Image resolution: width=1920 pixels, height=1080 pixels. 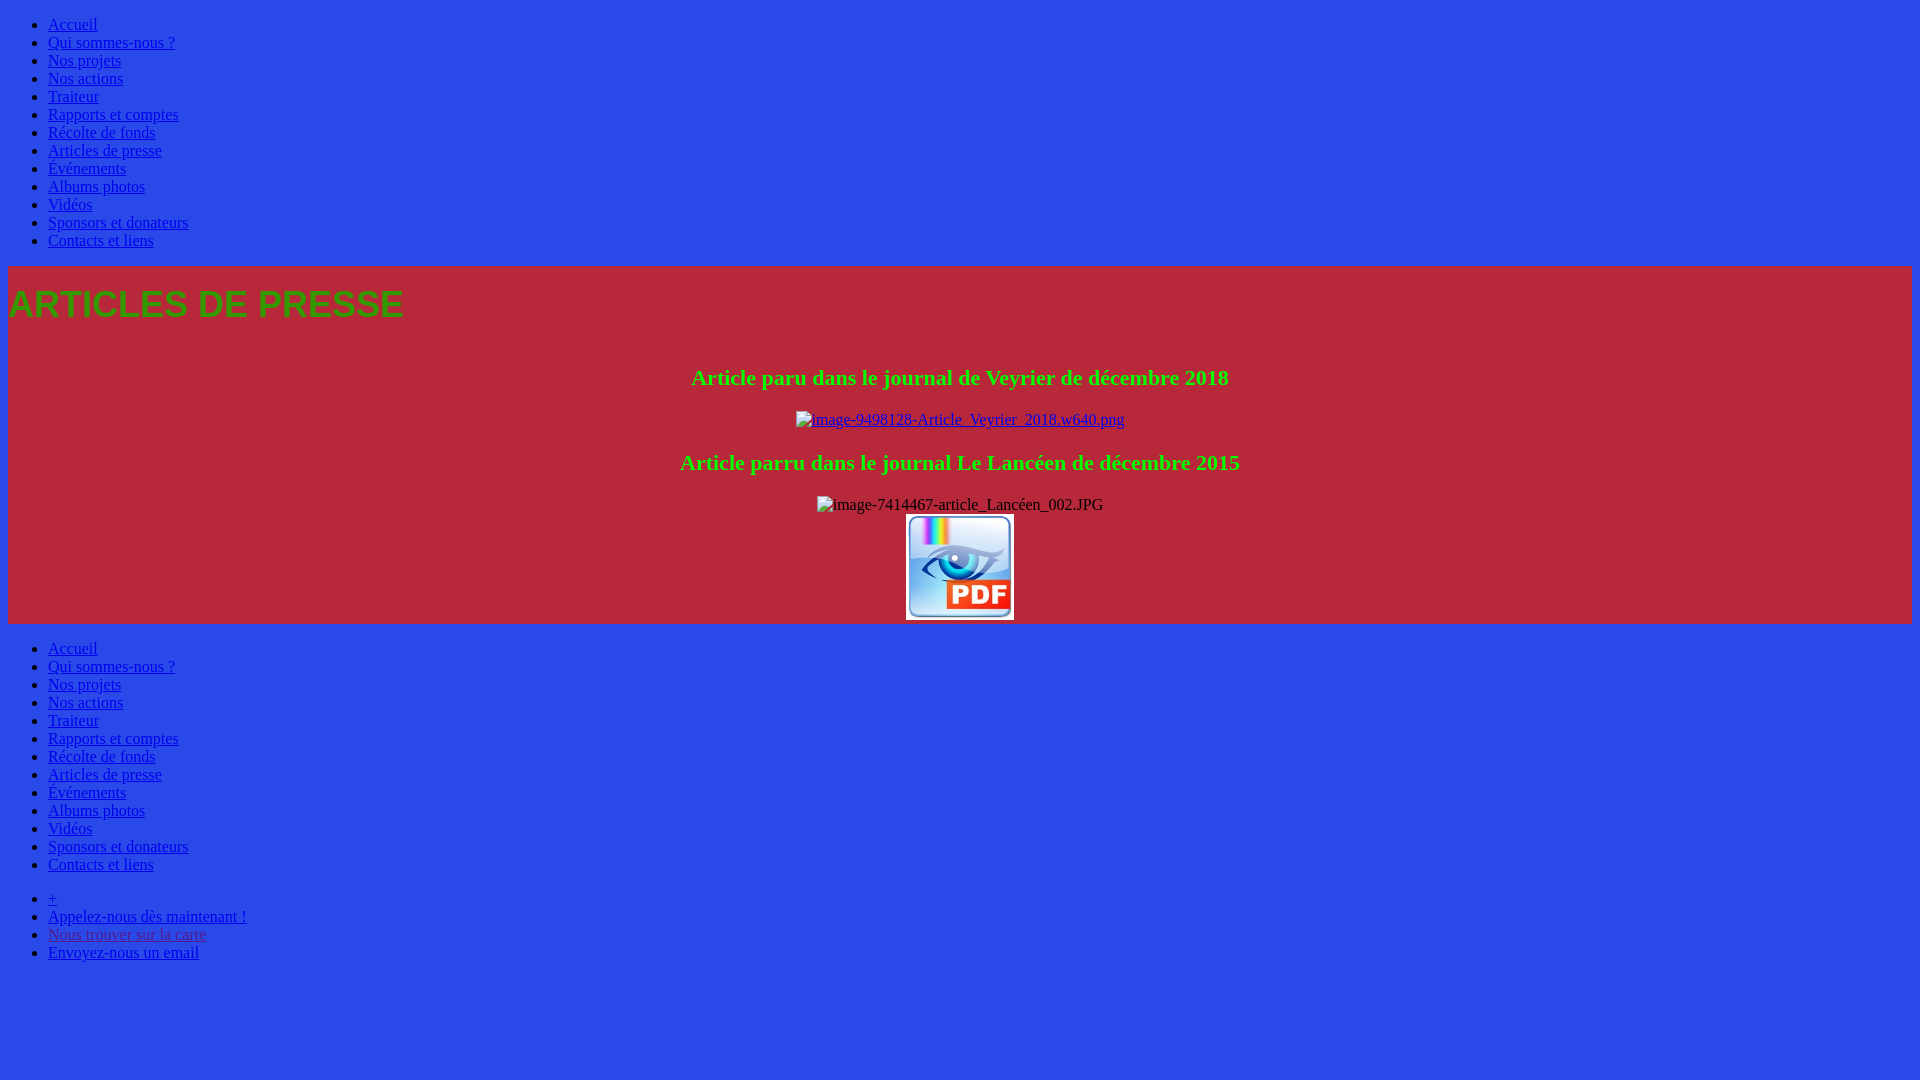 What do you see at coordinates (95, 810) in the screenshot?
I see `'Albums photos'` at bounding box center [95, 810].